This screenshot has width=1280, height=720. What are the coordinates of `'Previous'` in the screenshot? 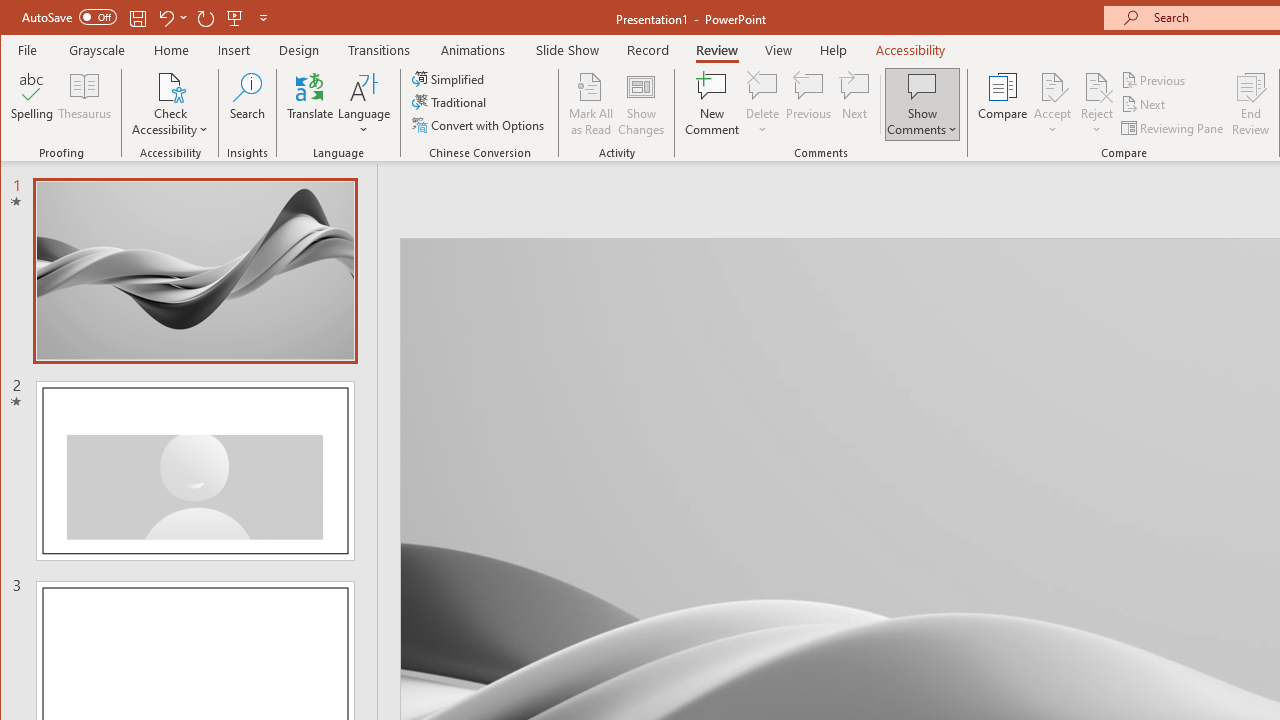 It's located at (1154, 79).